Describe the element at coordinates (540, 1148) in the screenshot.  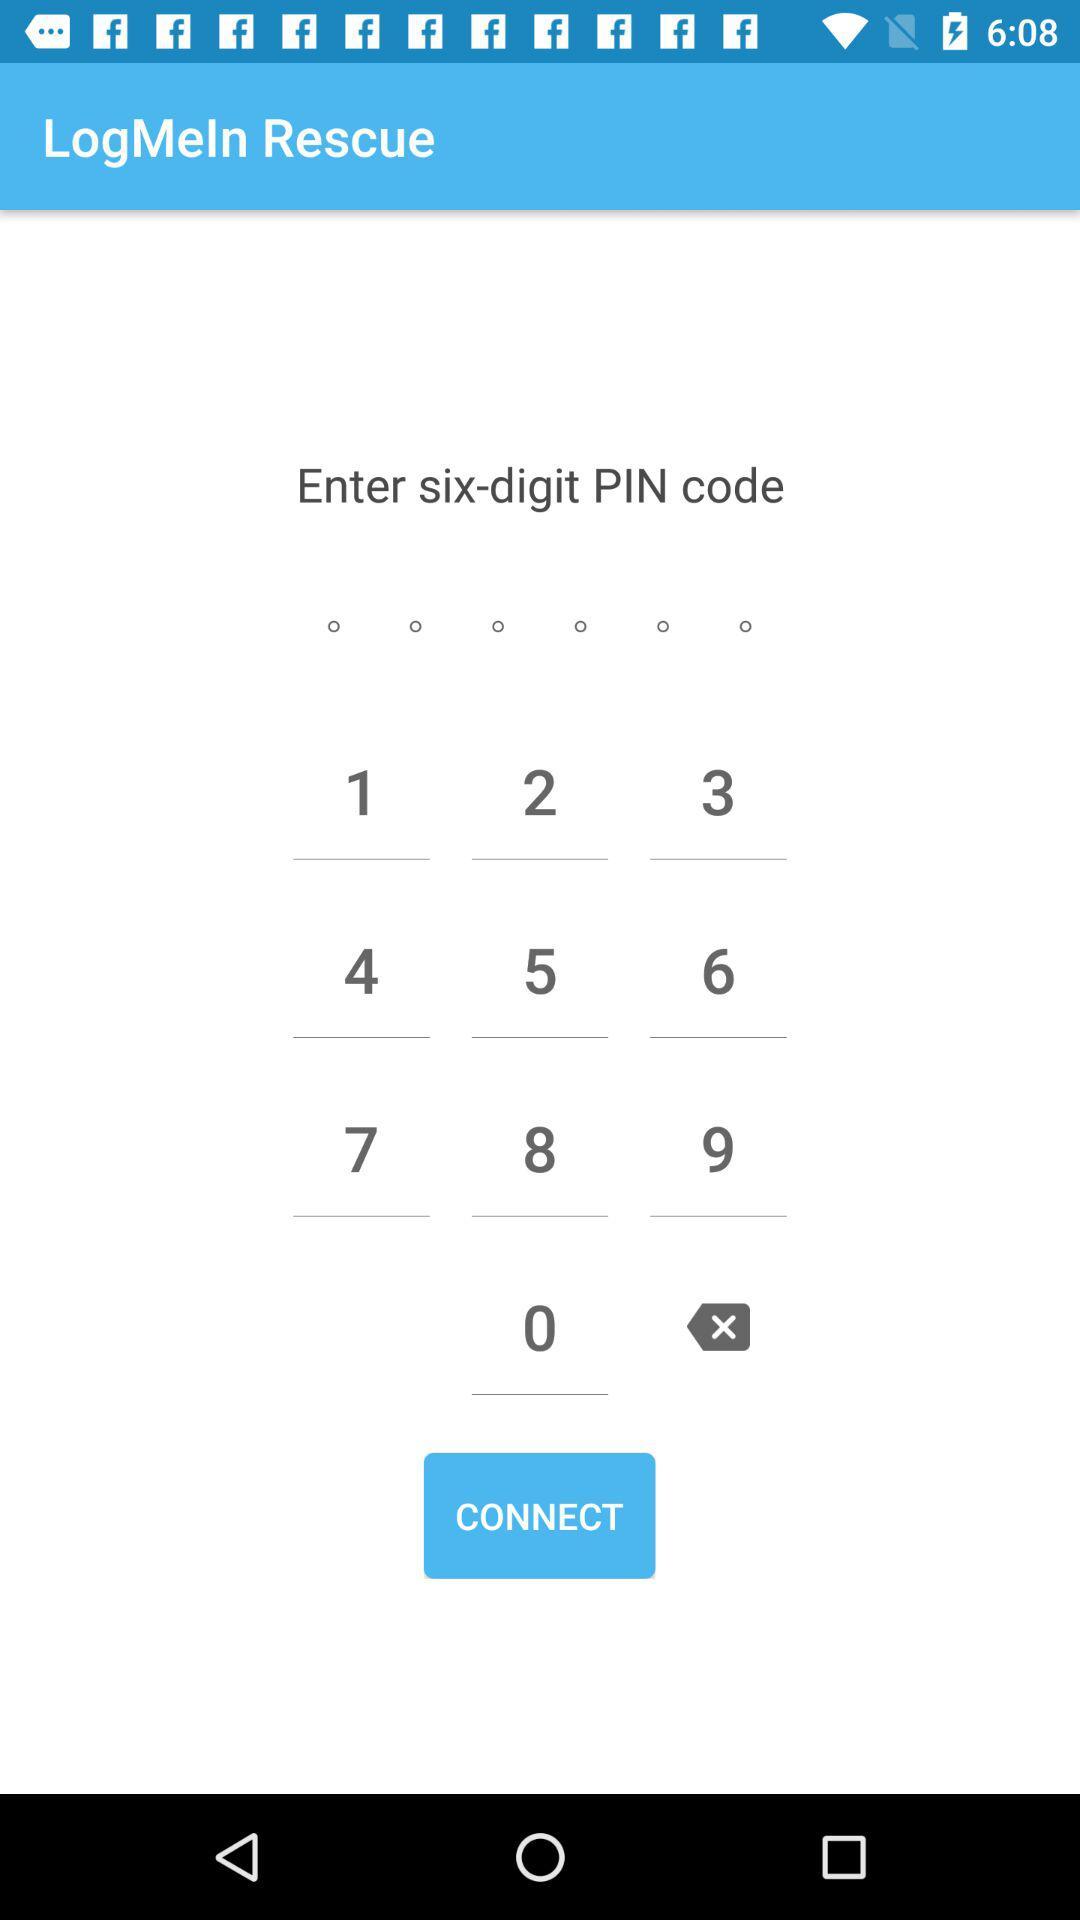
I see `icon next to the 7 item` at that location.